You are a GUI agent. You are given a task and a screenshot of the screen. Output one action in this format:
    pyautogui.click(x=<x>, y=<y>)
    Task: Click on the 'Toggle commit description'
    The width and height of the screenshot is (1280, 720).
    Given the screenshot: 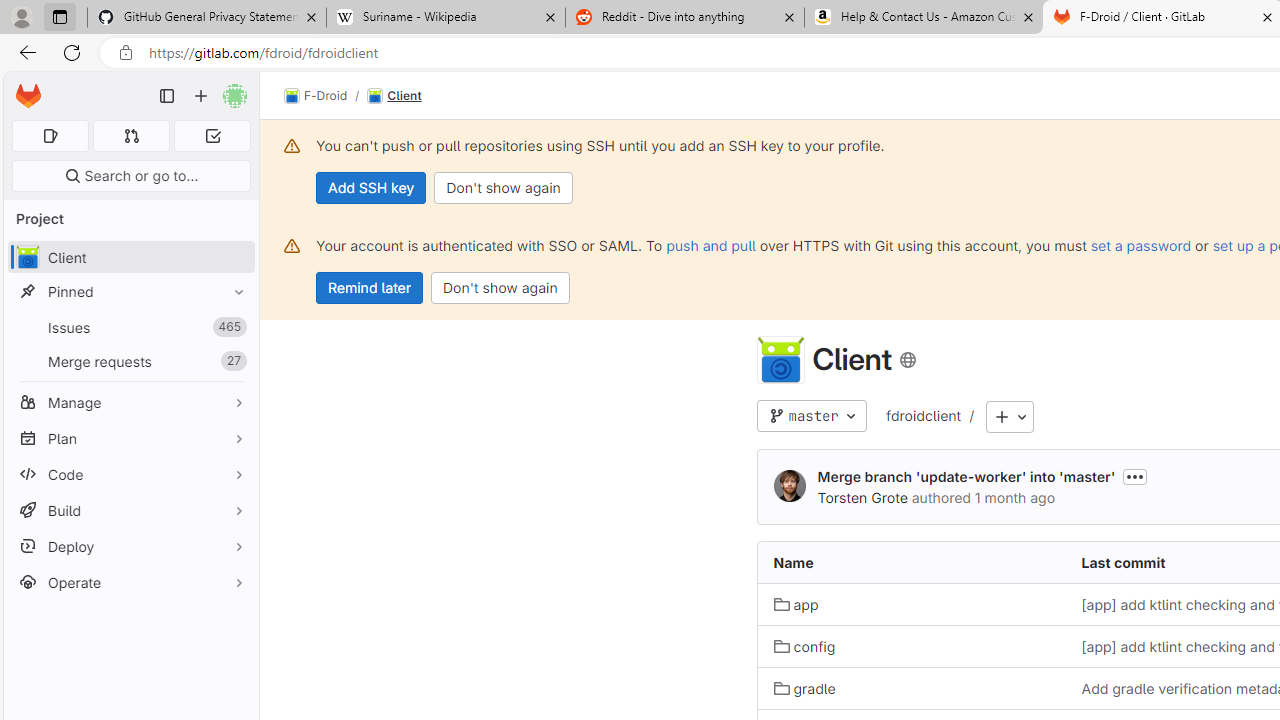 What is the action you would take?
    pyautogui.click(x=1135, y=476)
    